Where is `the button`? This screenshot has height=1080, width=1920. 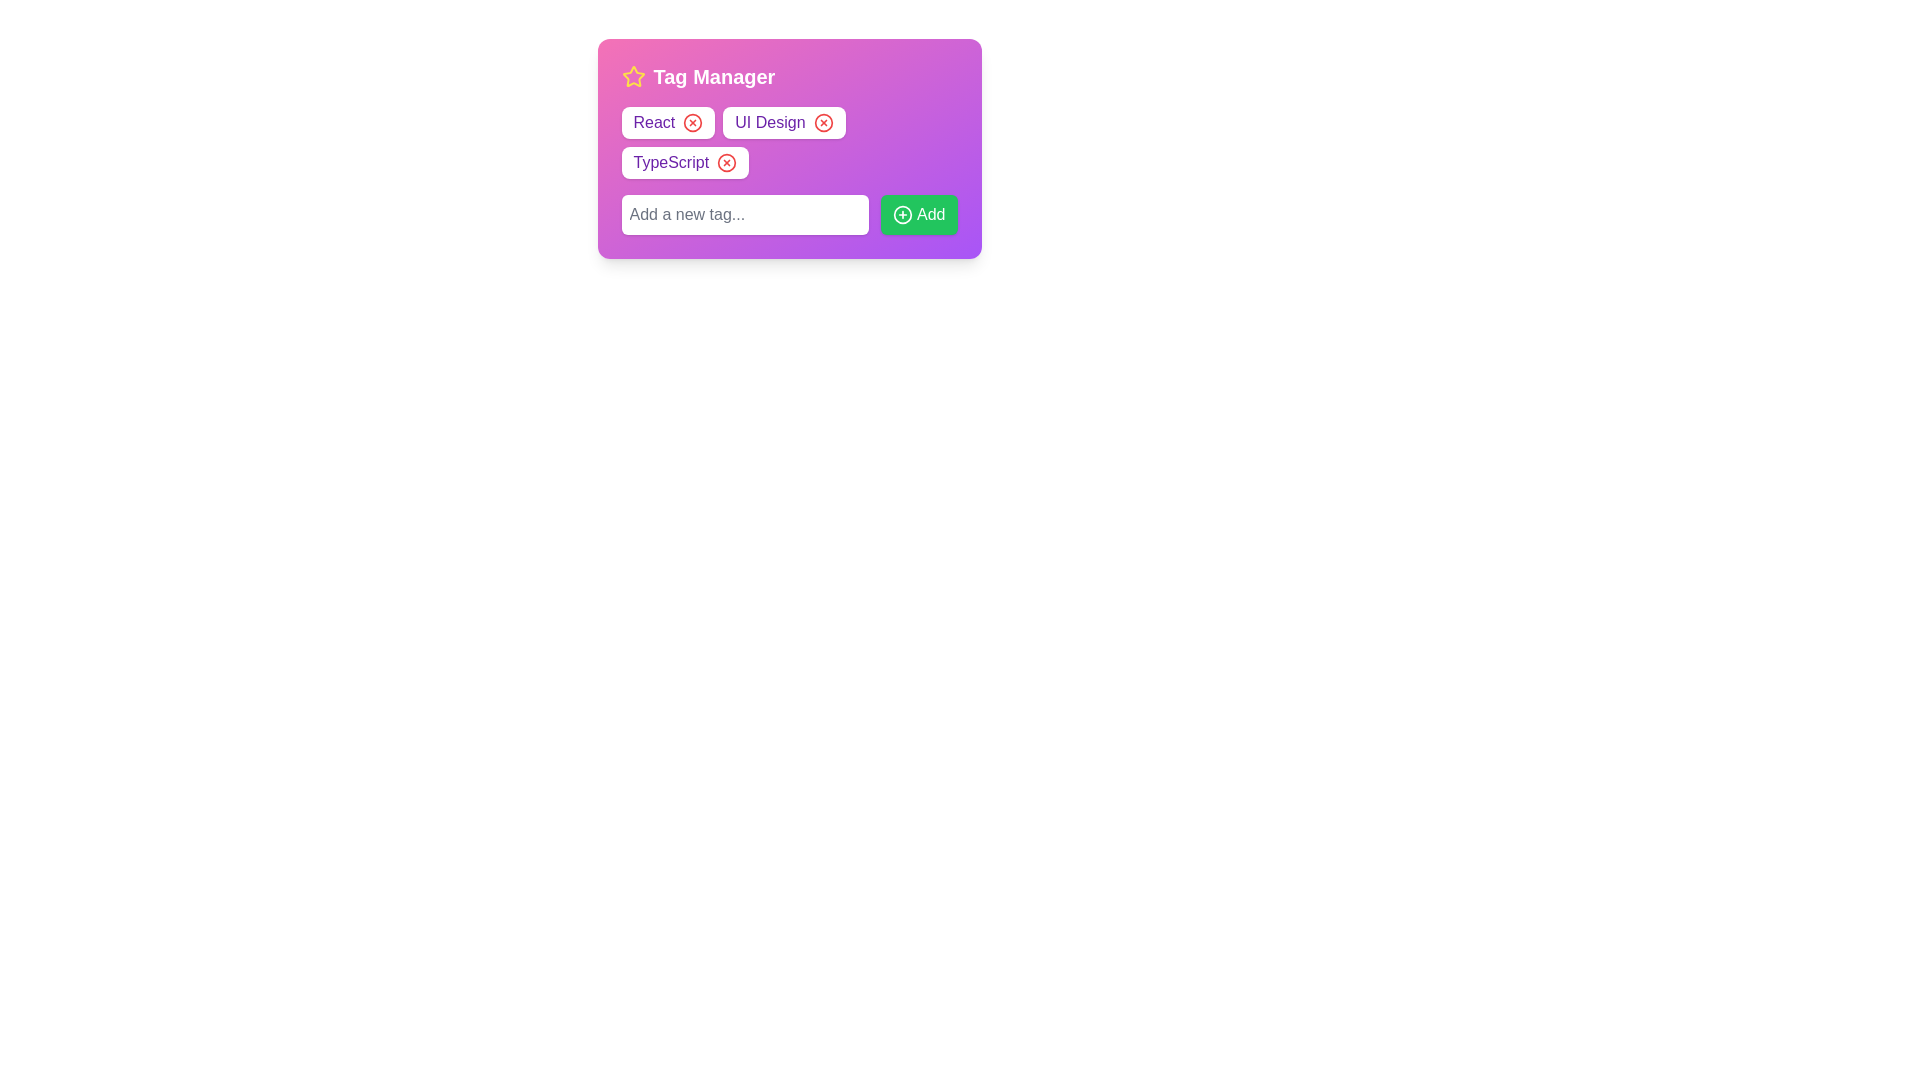
the button is located at coordinates (726, 161).